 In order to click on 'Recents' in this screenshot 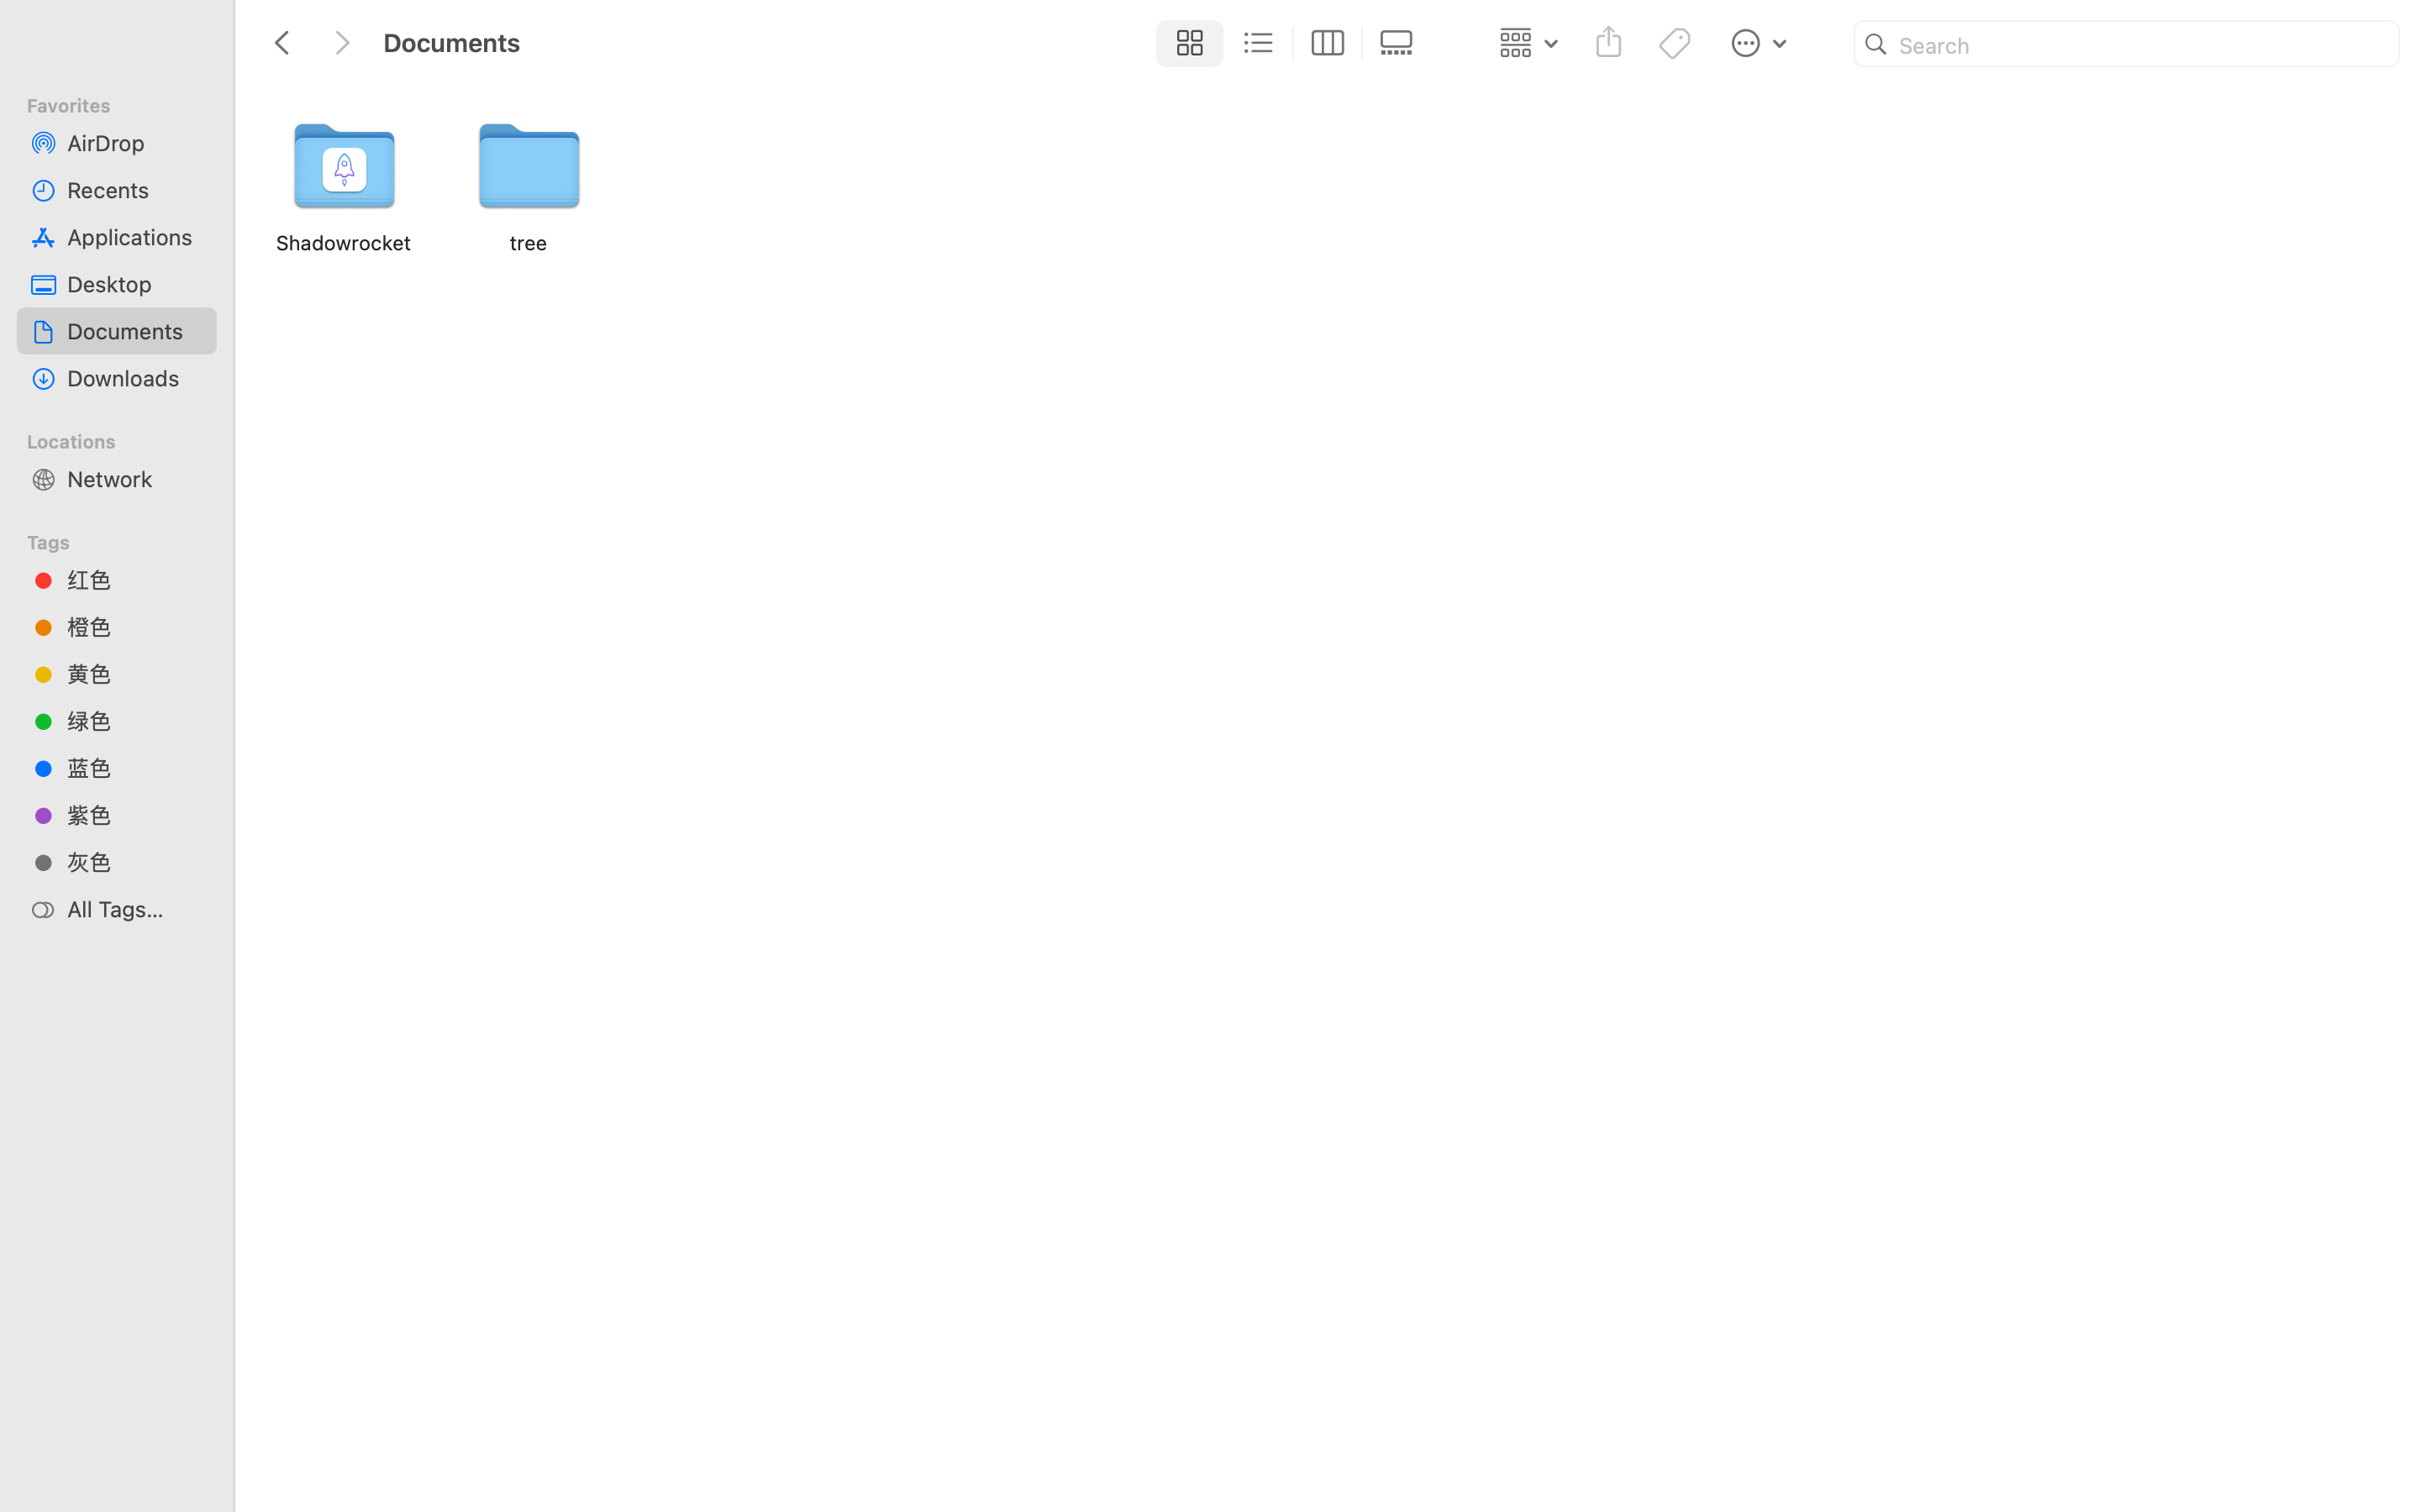, I will do `click(134, 190)`.